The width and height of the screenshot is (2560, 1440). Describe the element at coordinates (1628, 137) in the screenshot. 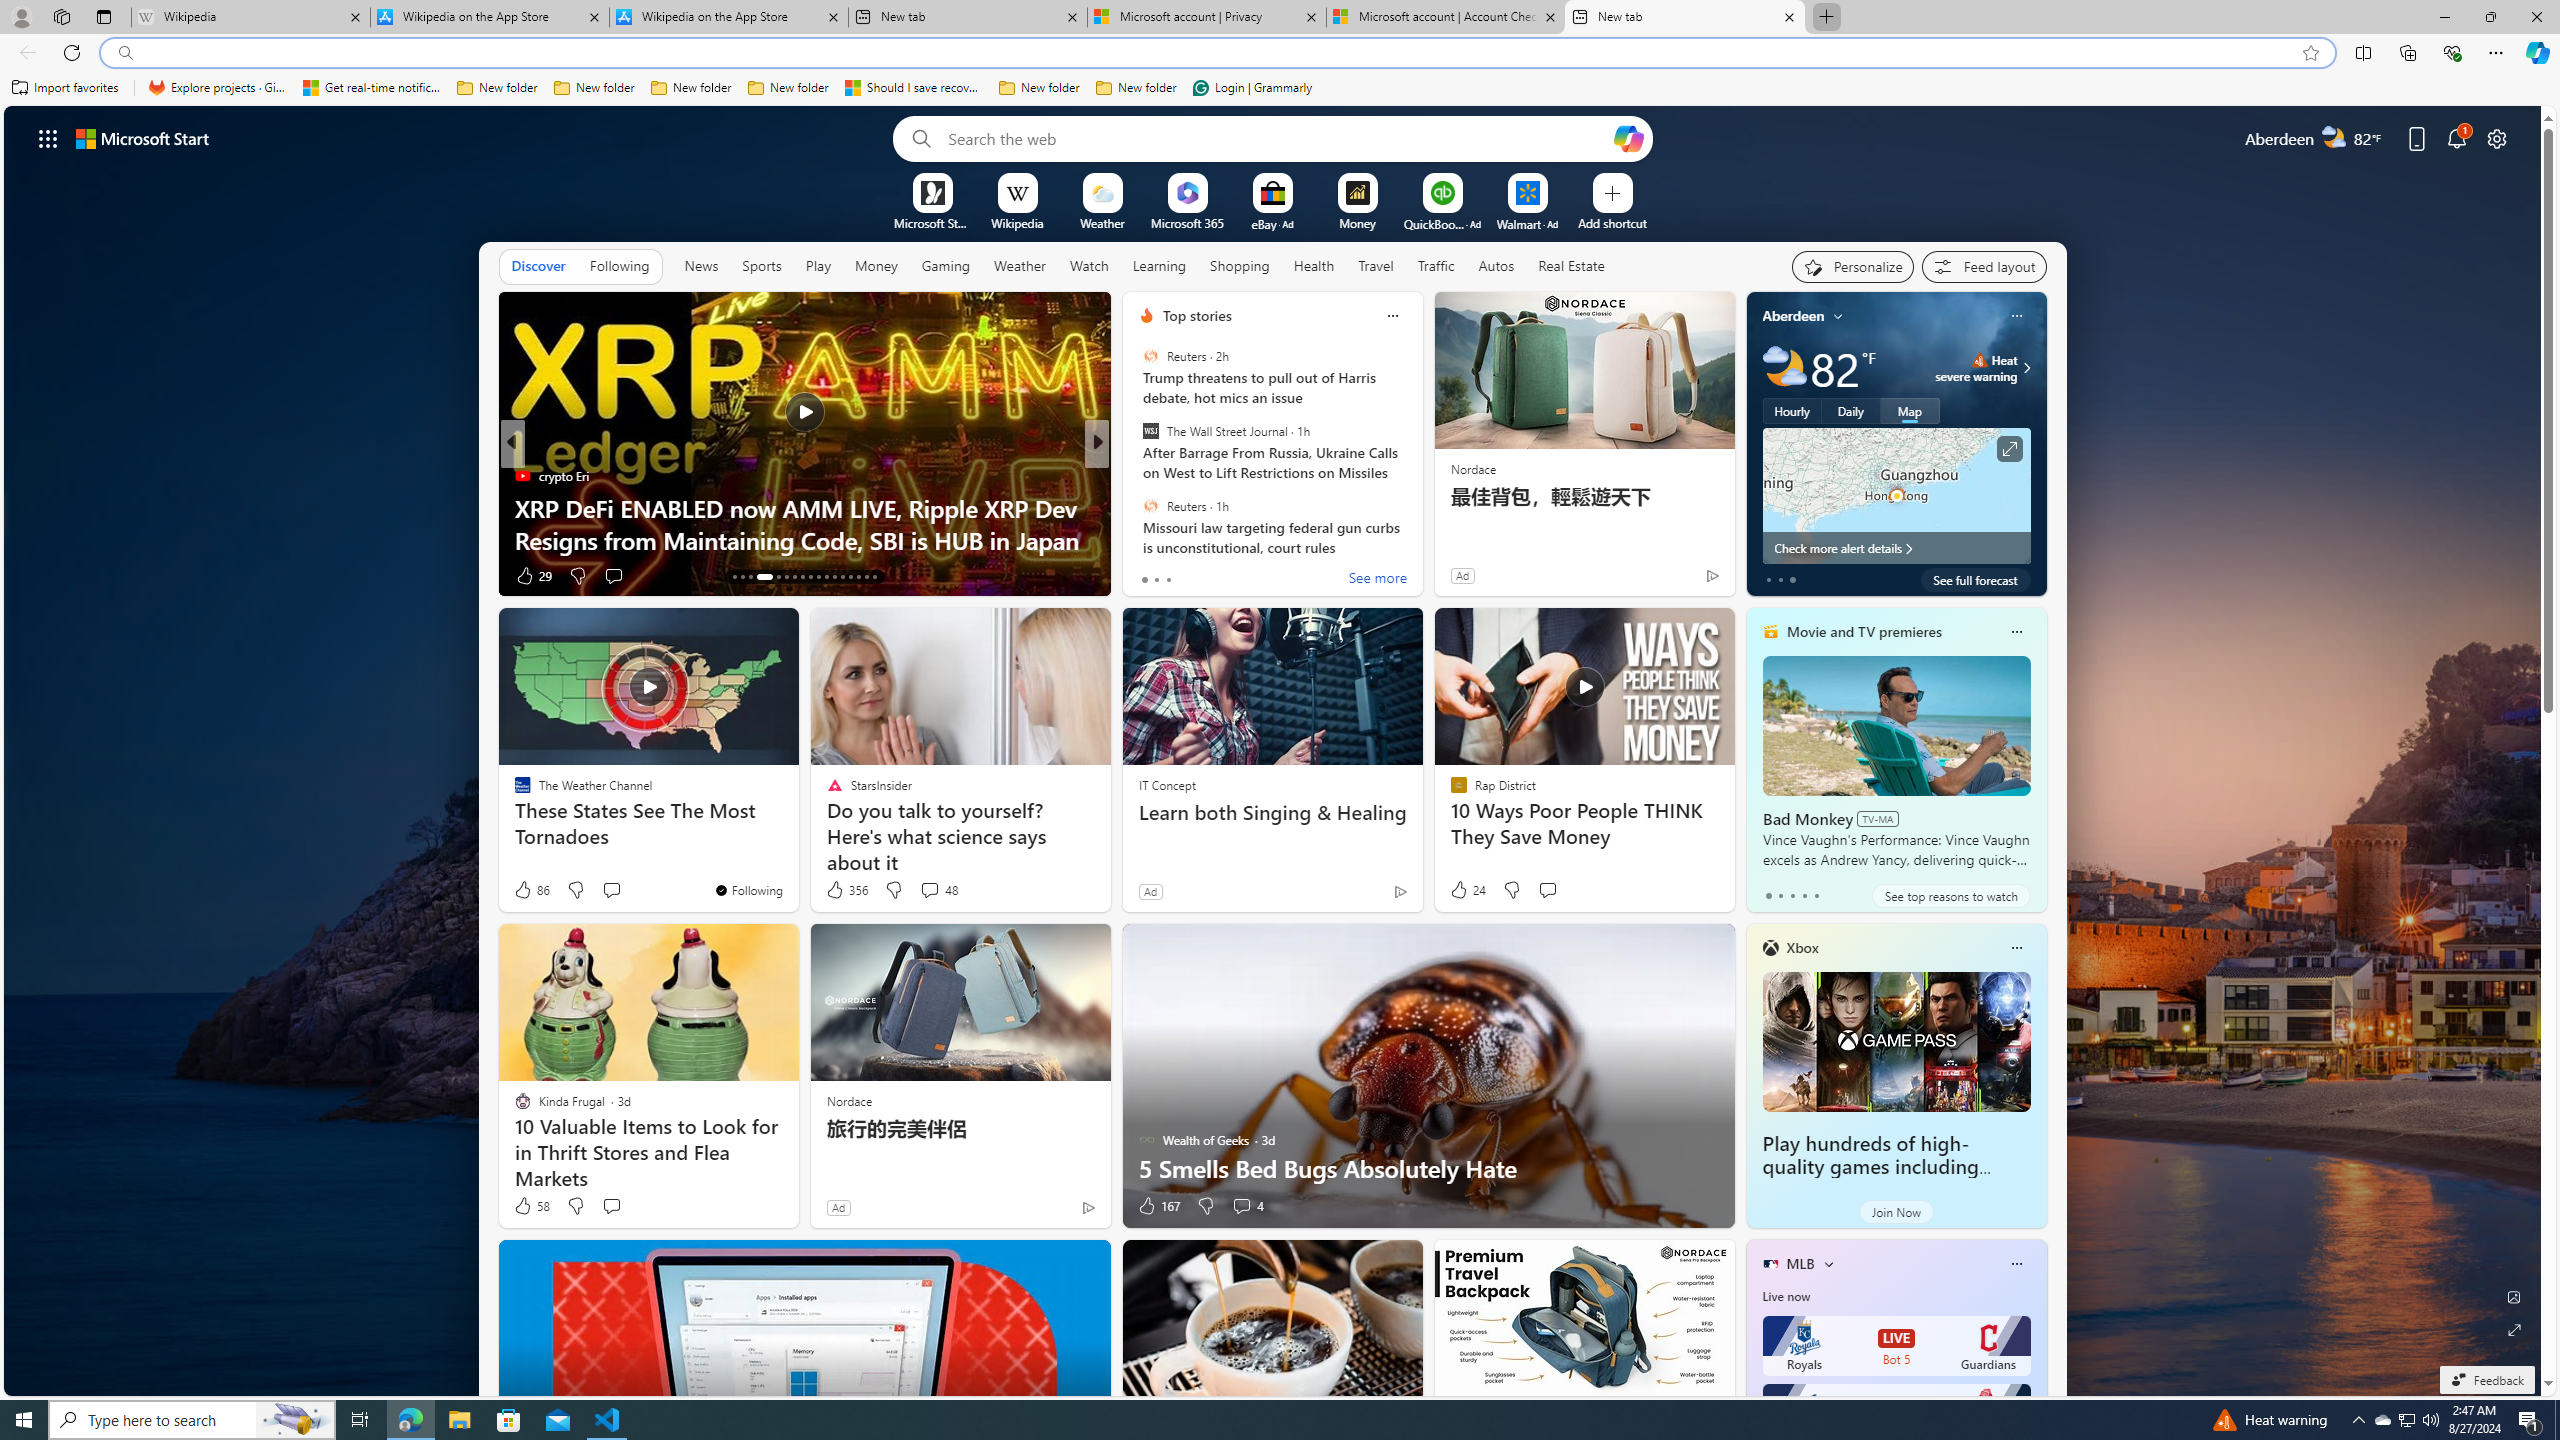

I see `'Open Copilot'` at that location.